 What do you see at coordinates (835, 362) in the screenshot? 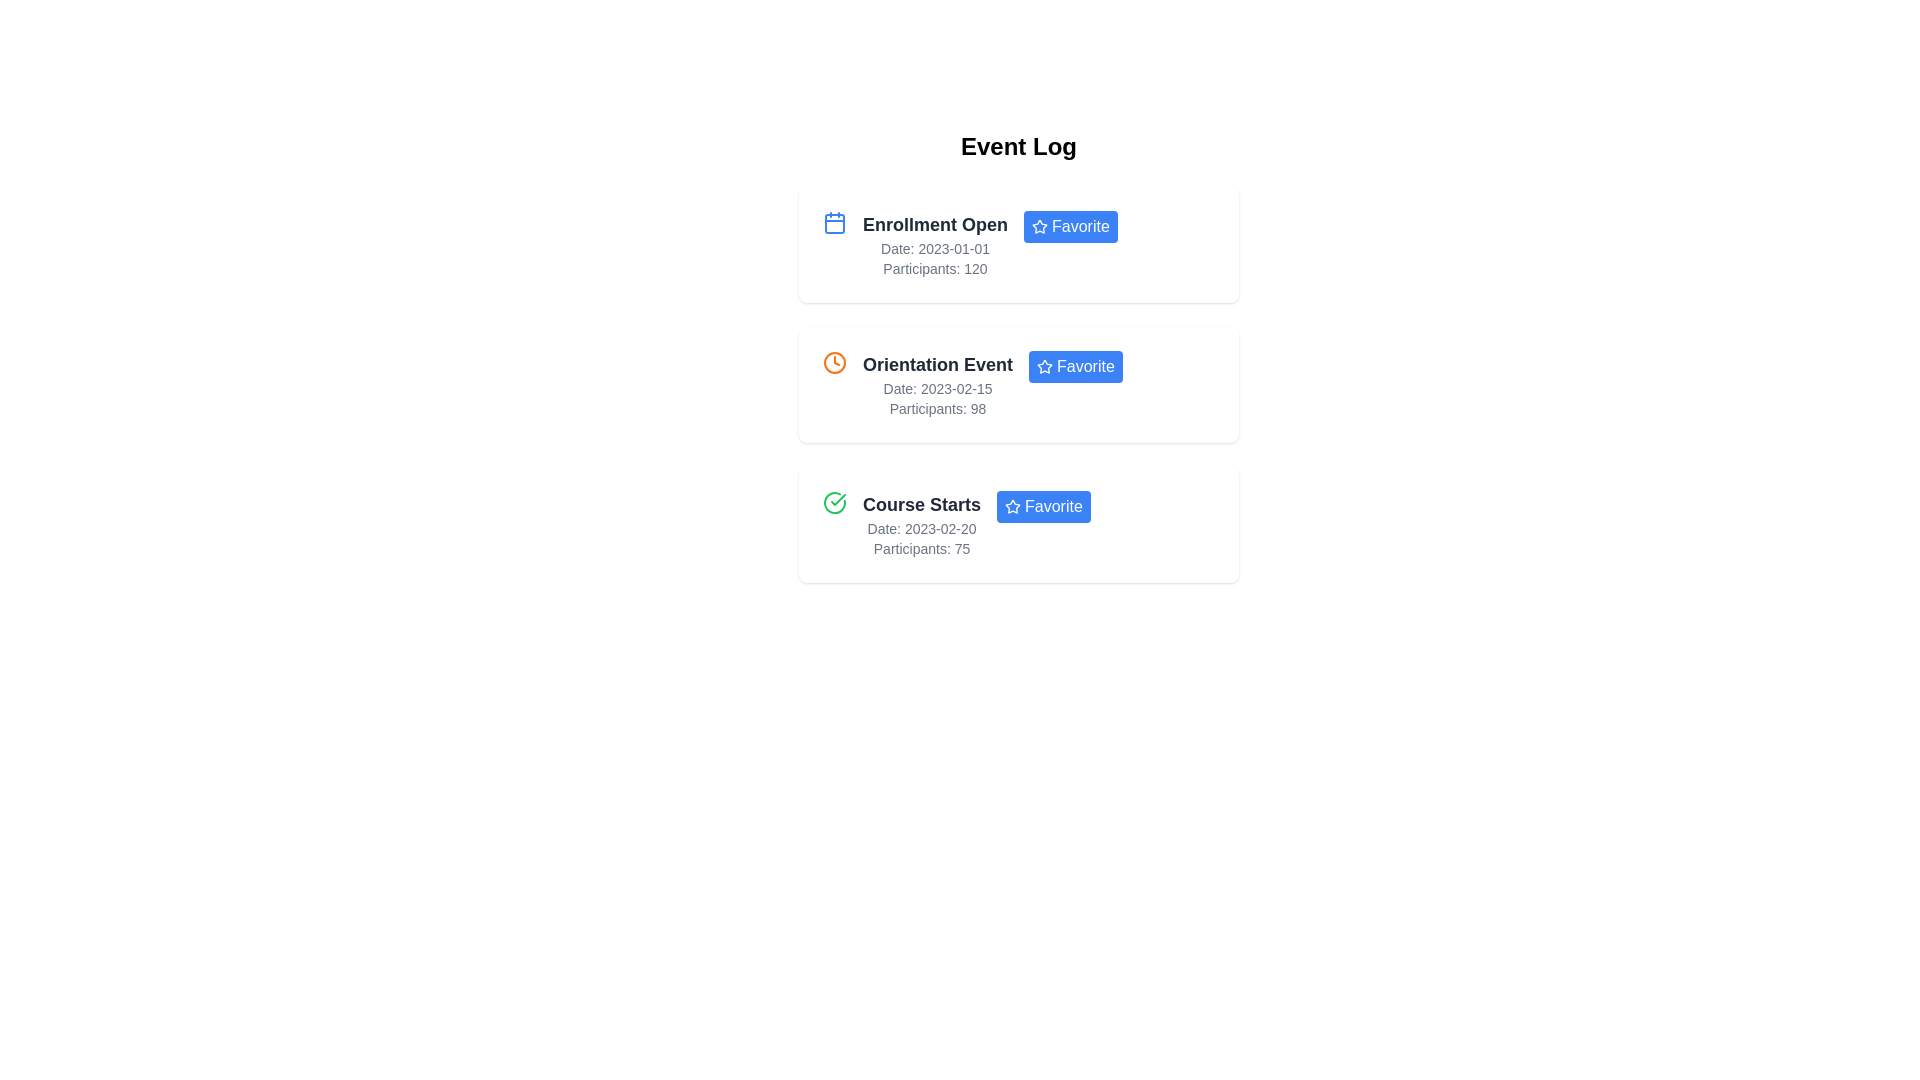
I see `the clock icon with an orange stroke located on the left side of the 'Orientation Event' card in the 'Event Log' list` at bounding box center [835, 362].